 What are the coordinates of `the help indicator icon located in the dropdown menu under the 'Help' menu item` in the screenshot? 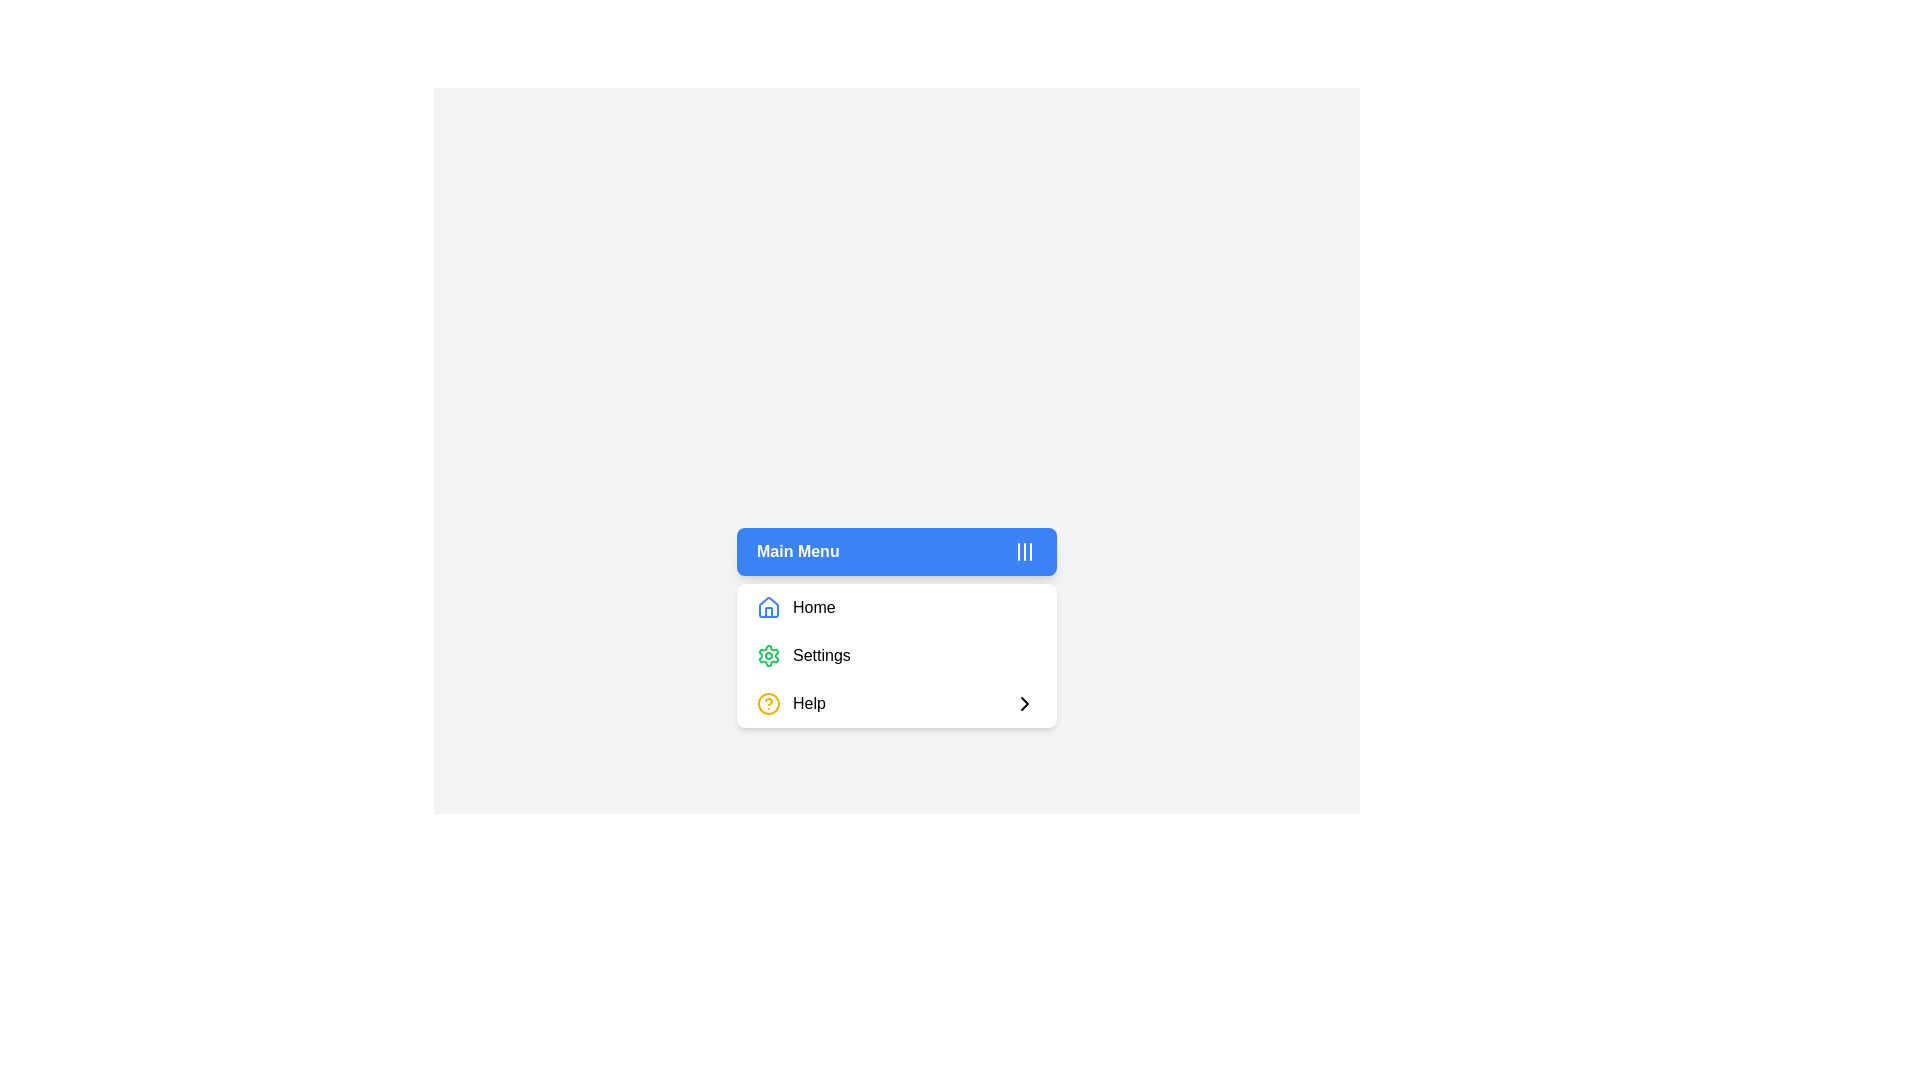 It's located at (1025, 703).